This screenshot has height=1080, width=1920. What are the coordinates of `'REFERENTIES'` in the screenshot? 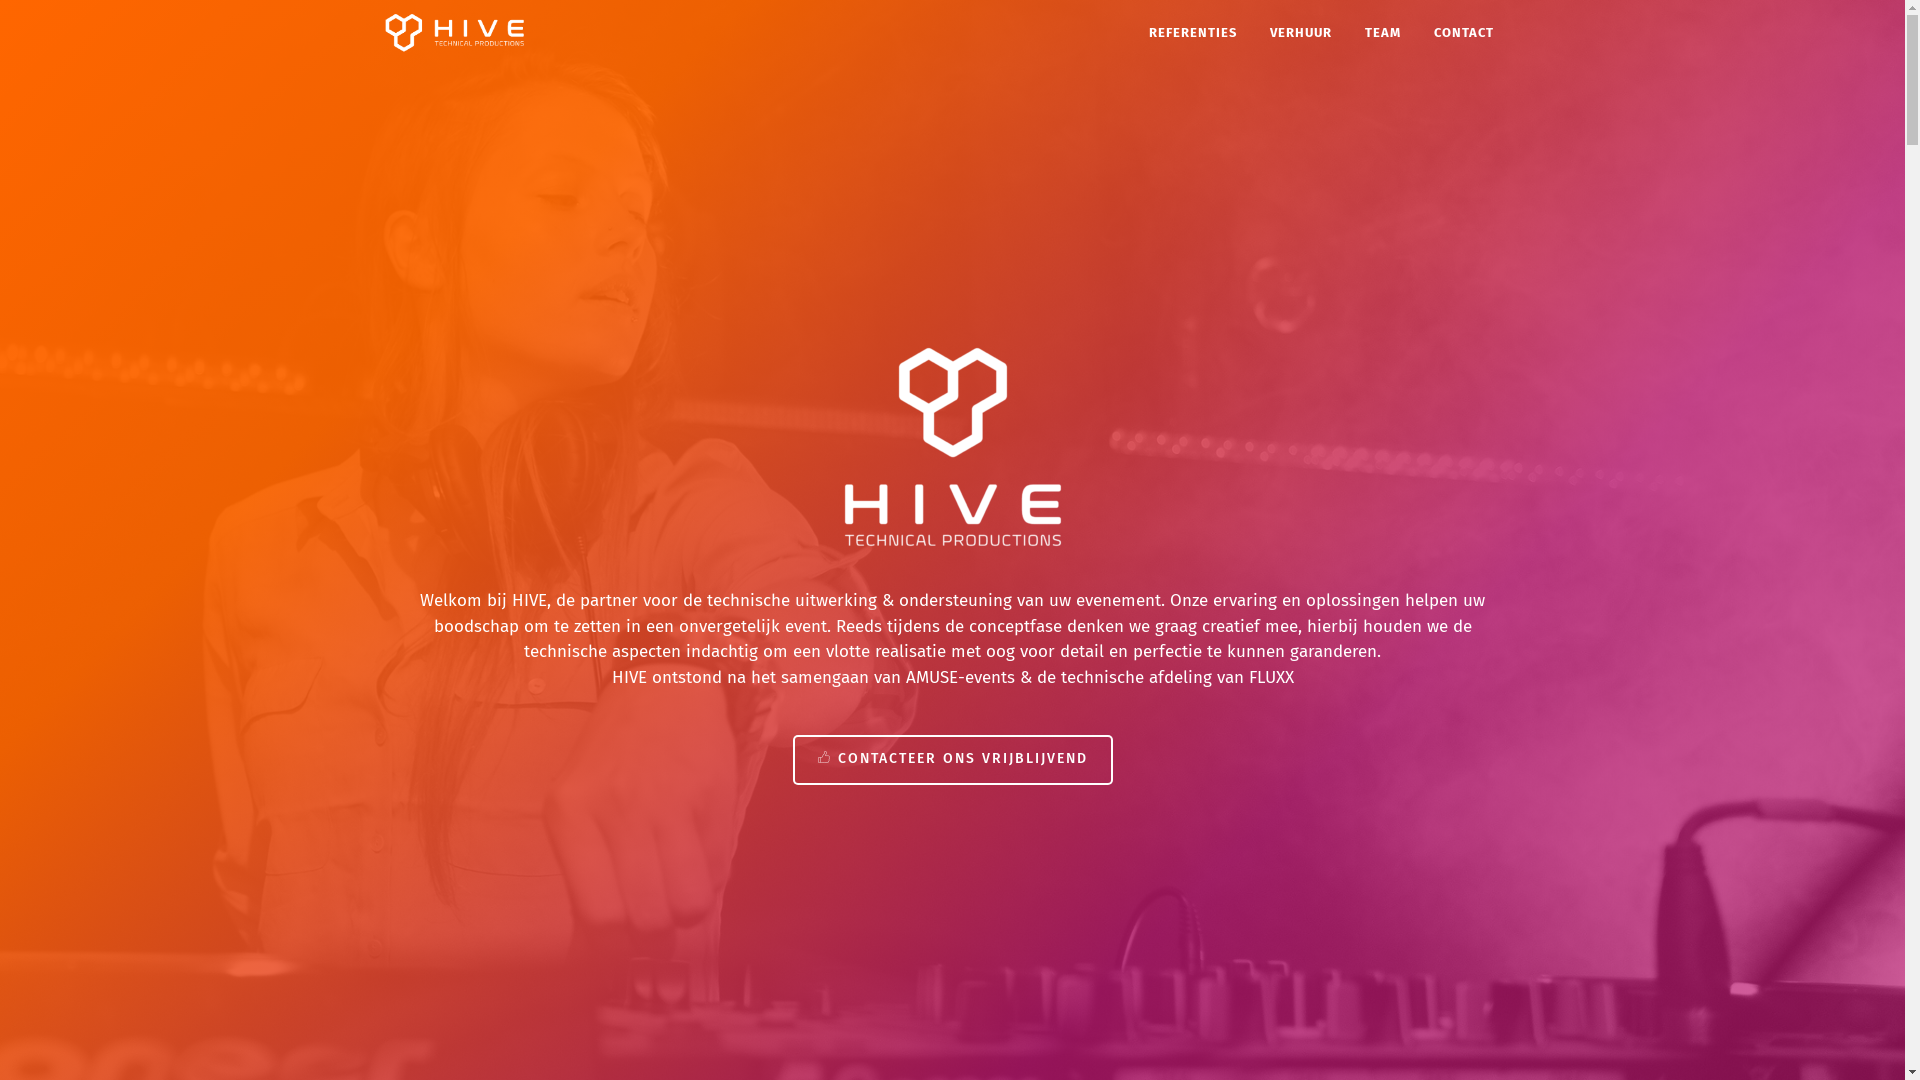 It's located at (1191, 31).